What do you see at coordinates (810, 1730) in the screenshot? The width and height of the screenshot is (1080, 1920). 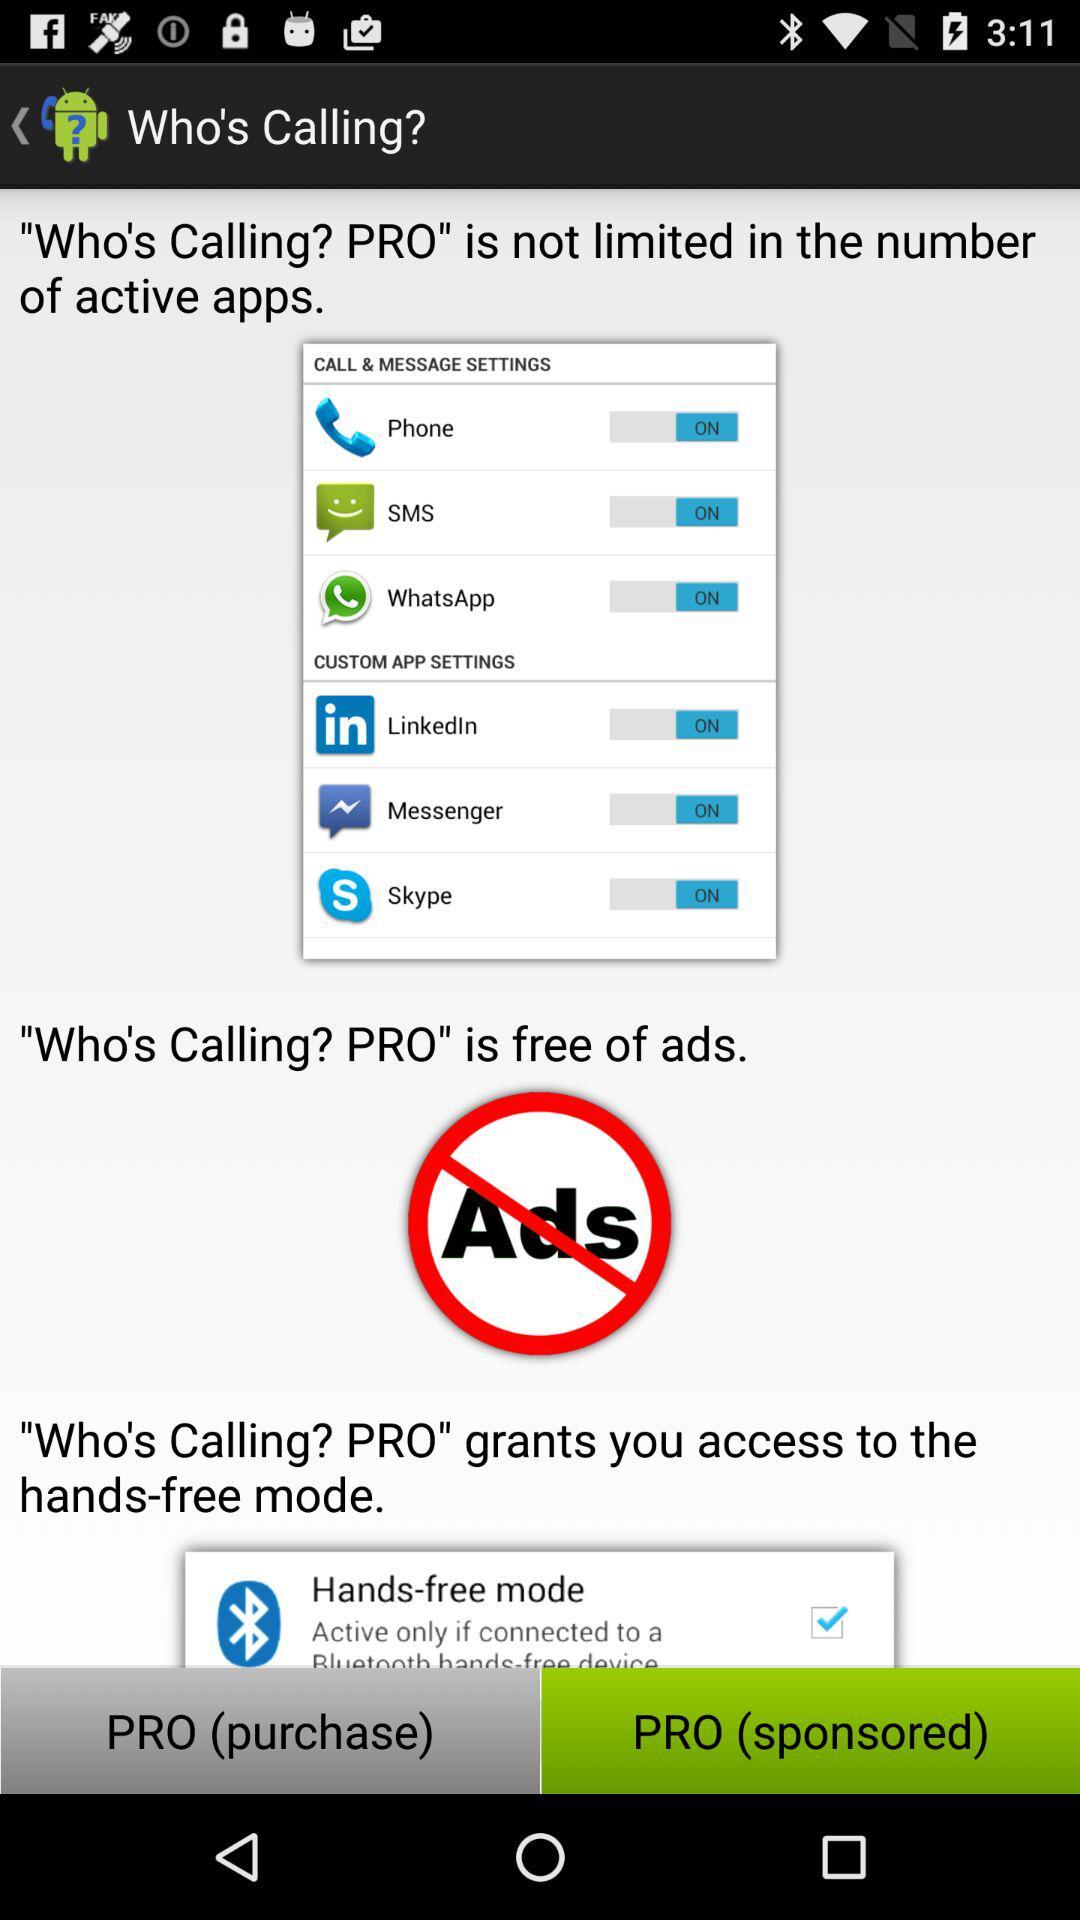 I see `icon to the right of the pro (purchase) button` at bounding box center [810, 1730].